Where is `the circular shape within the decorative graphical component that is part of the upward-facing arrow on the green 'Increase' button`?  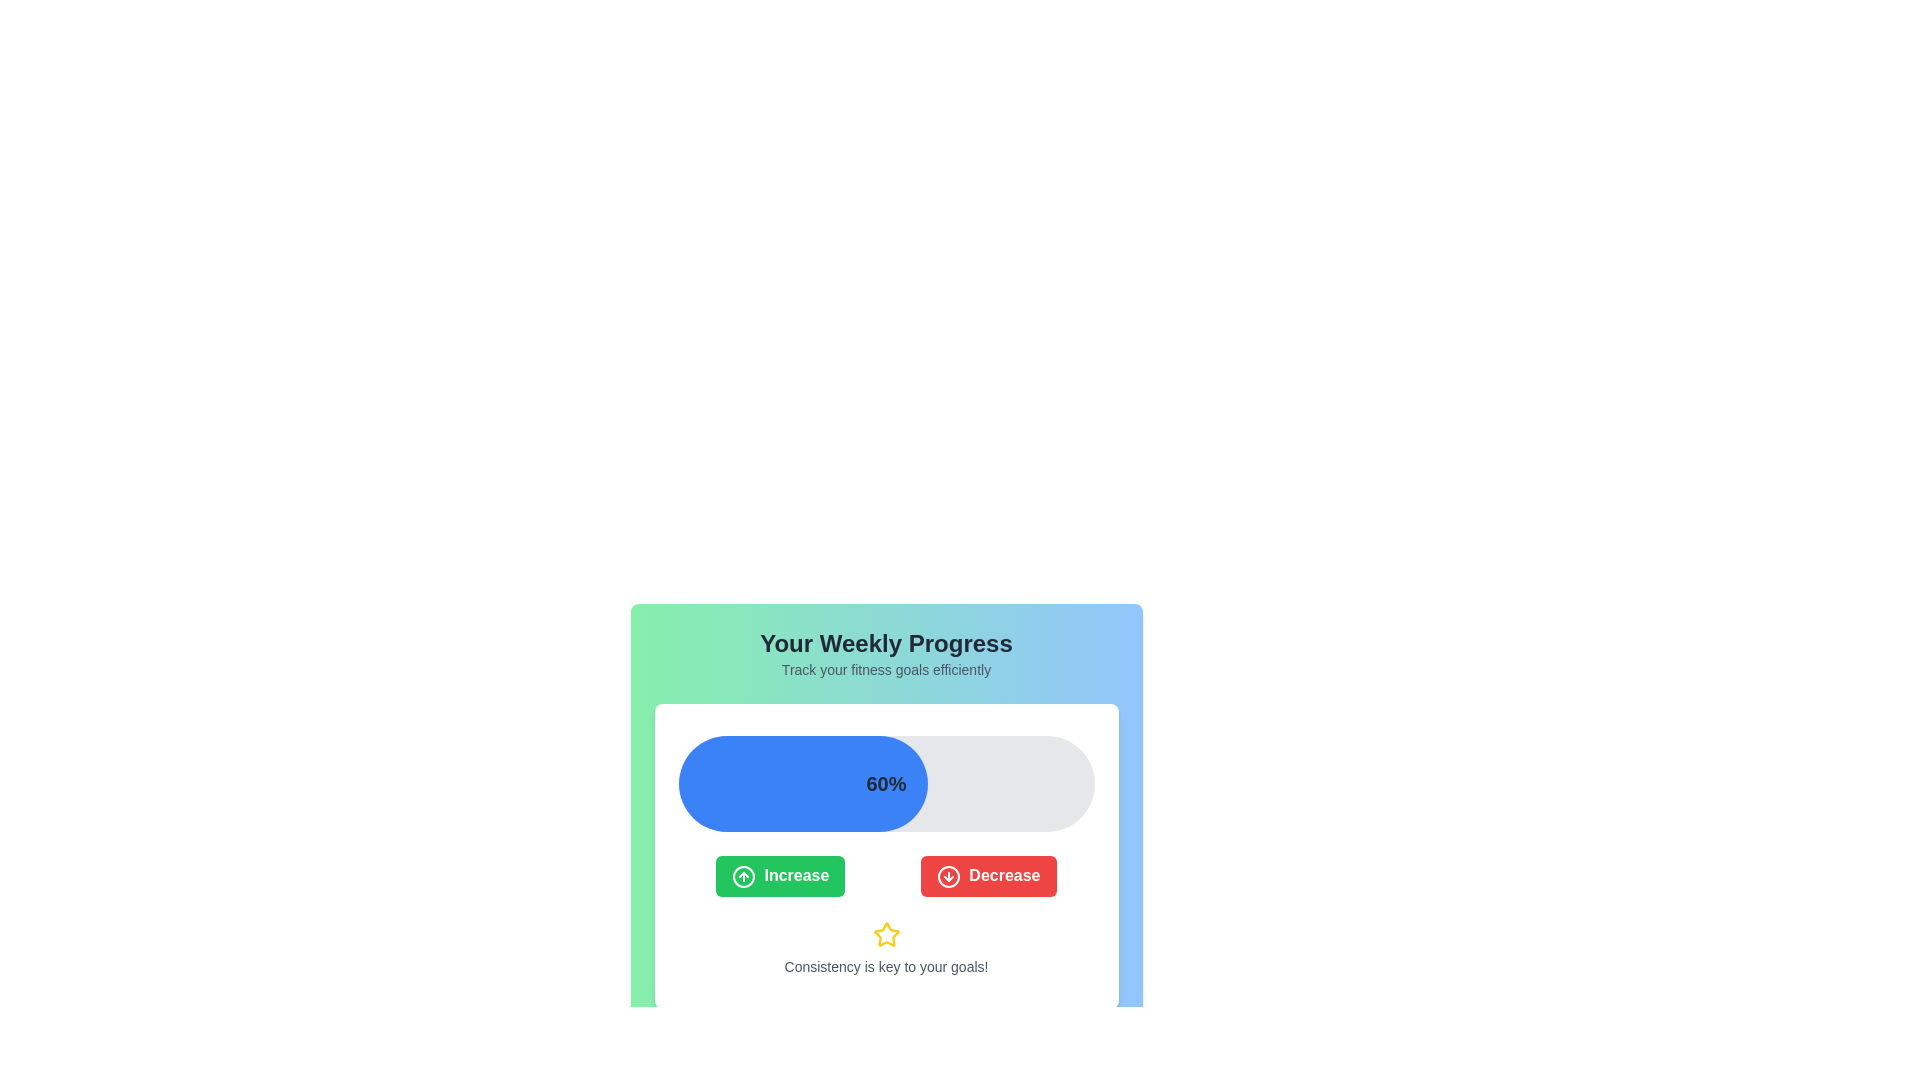
the circular shape within the decorative graphical component that is part of the upward-facing arrow on the green 'Increase' button is located at coordinates (743, 875).